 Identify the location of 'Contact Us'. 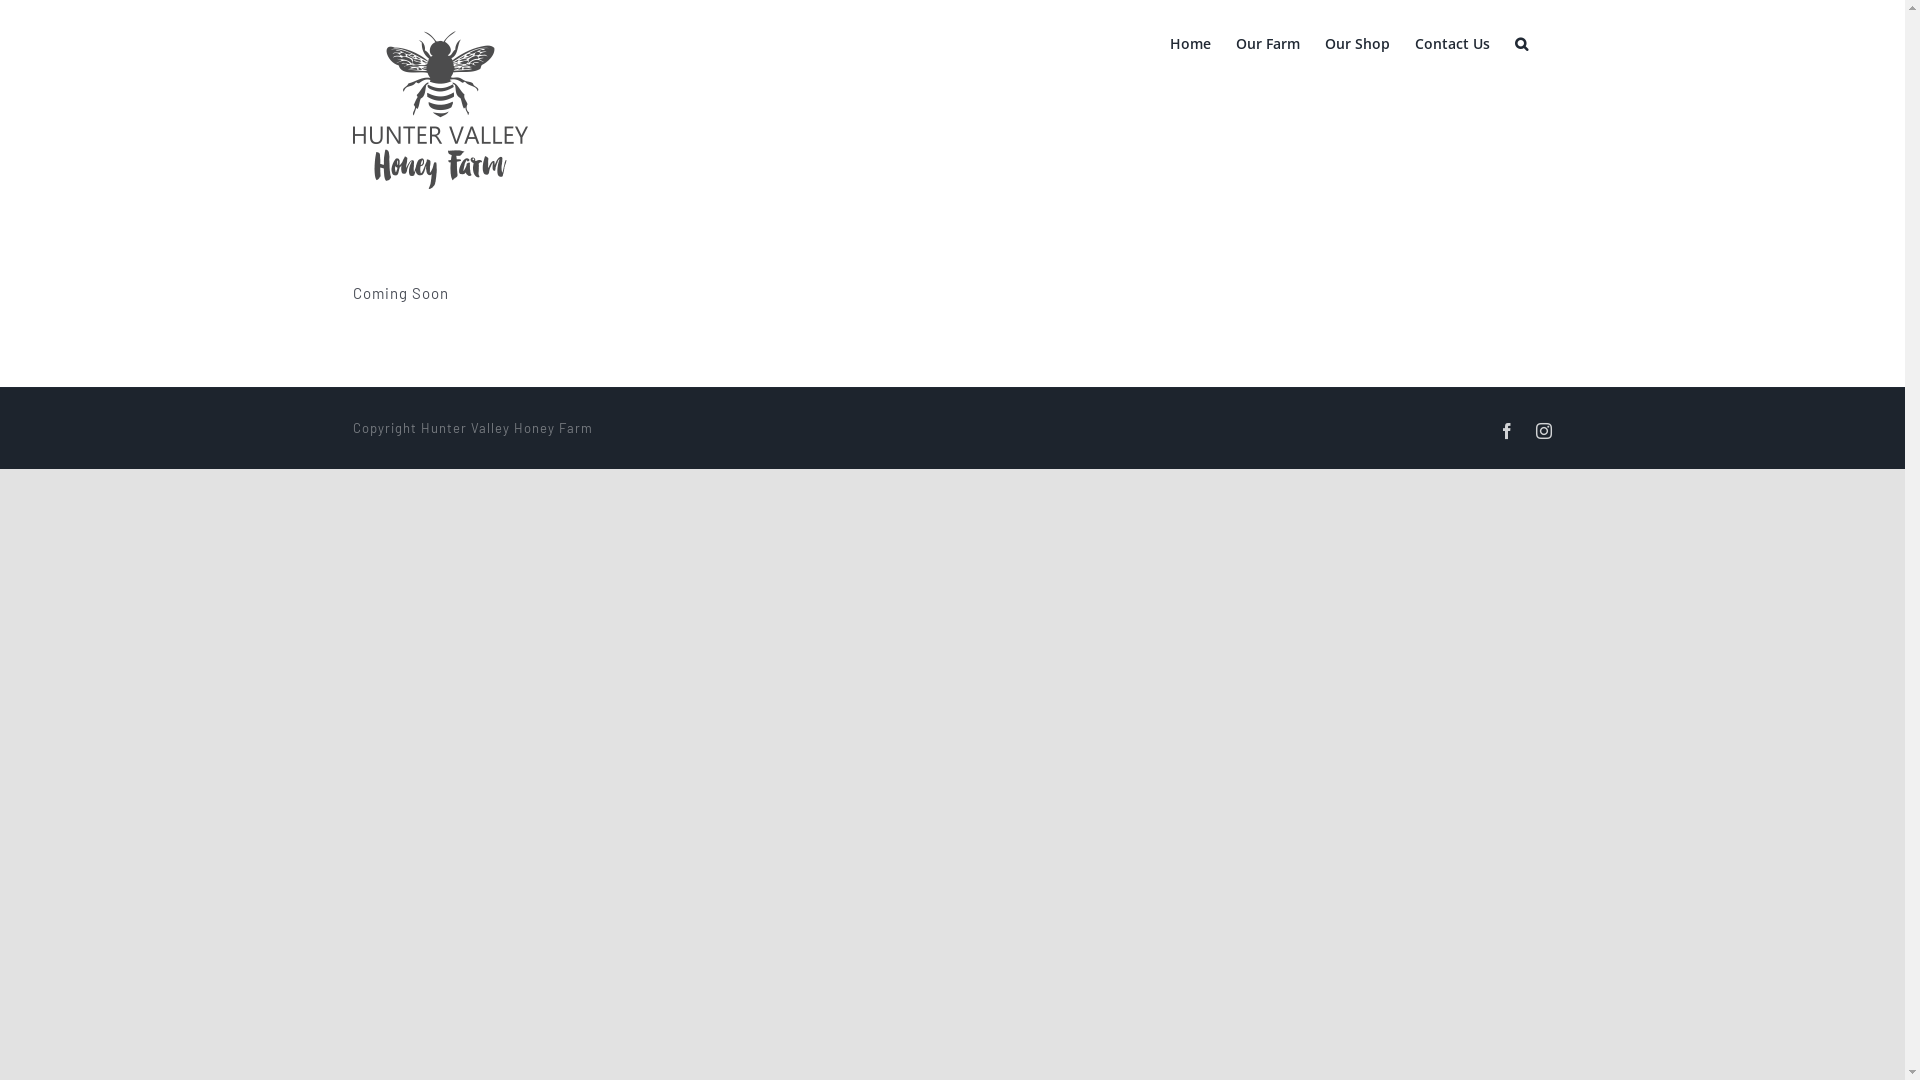
(1451, 42).